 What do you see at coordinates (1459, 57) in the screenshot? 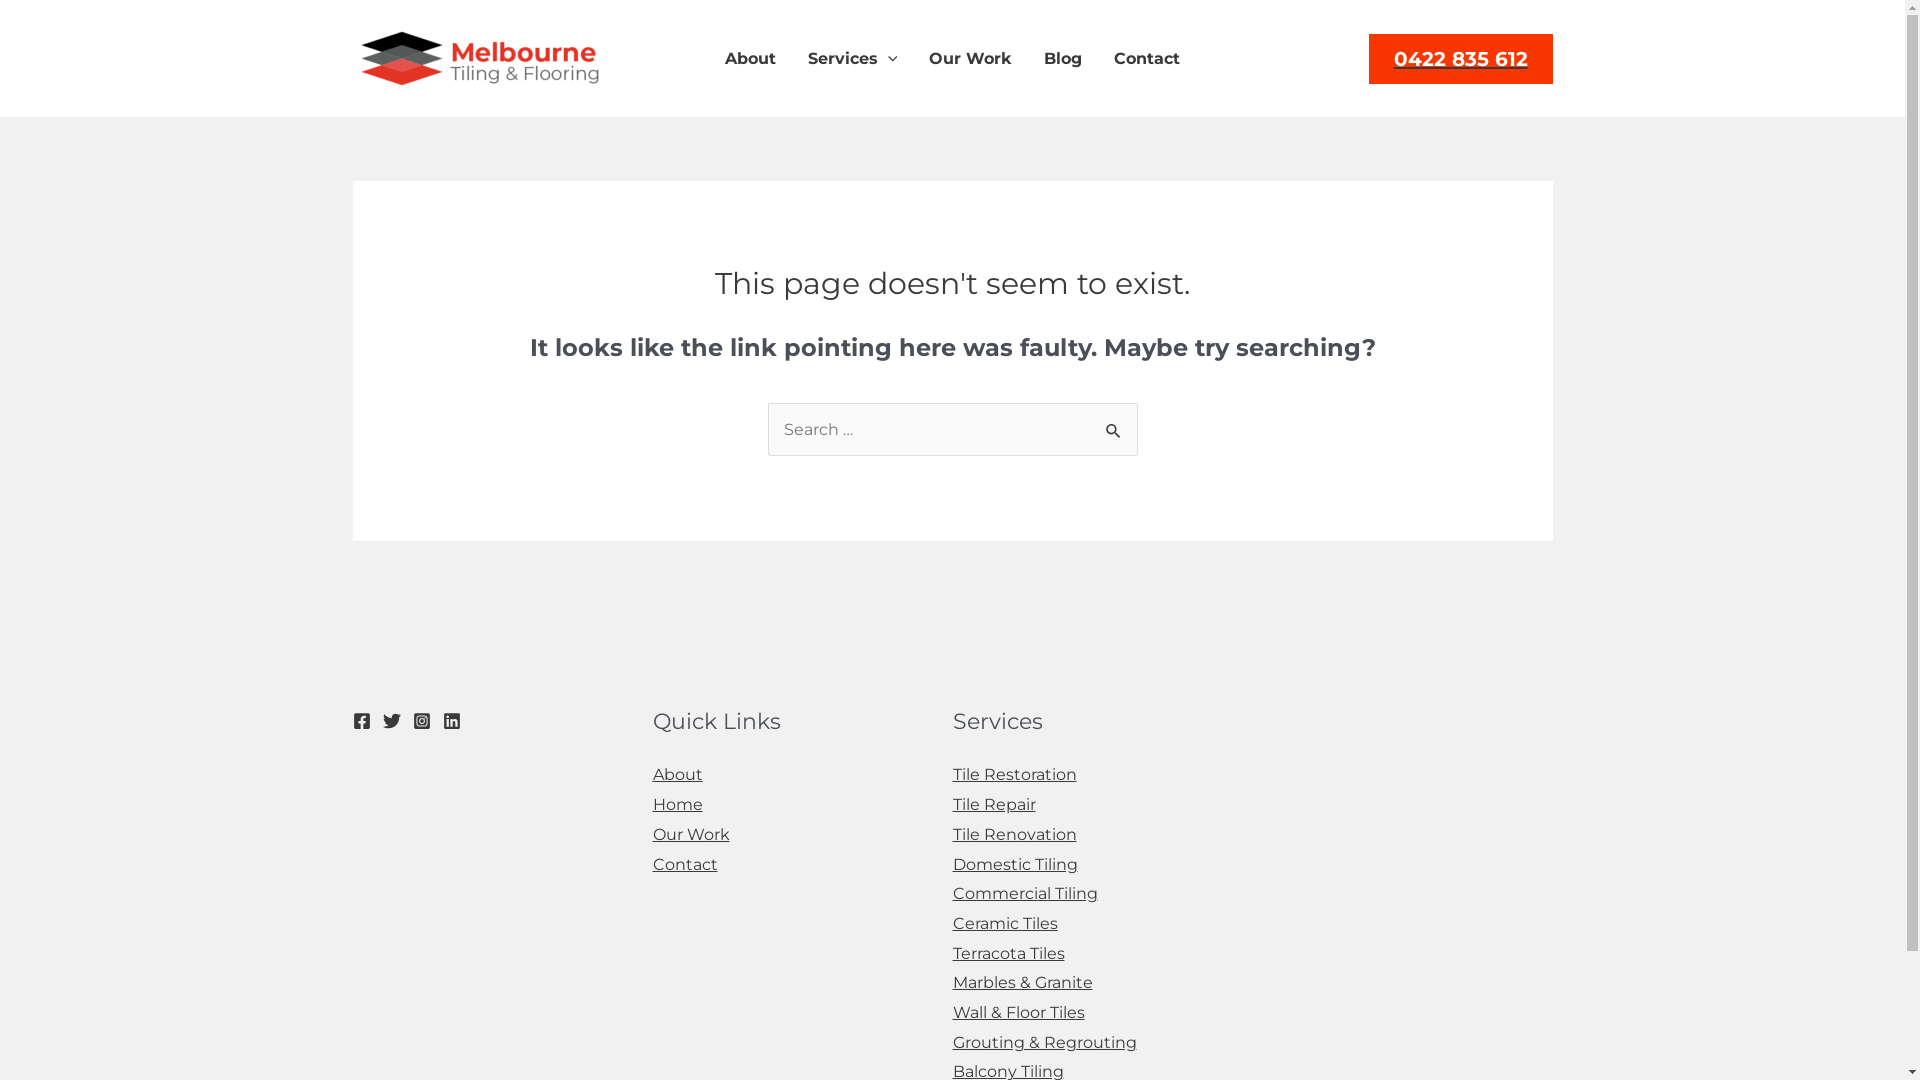
I see `'0422 835 612'` at bounding box center [1459, 57].